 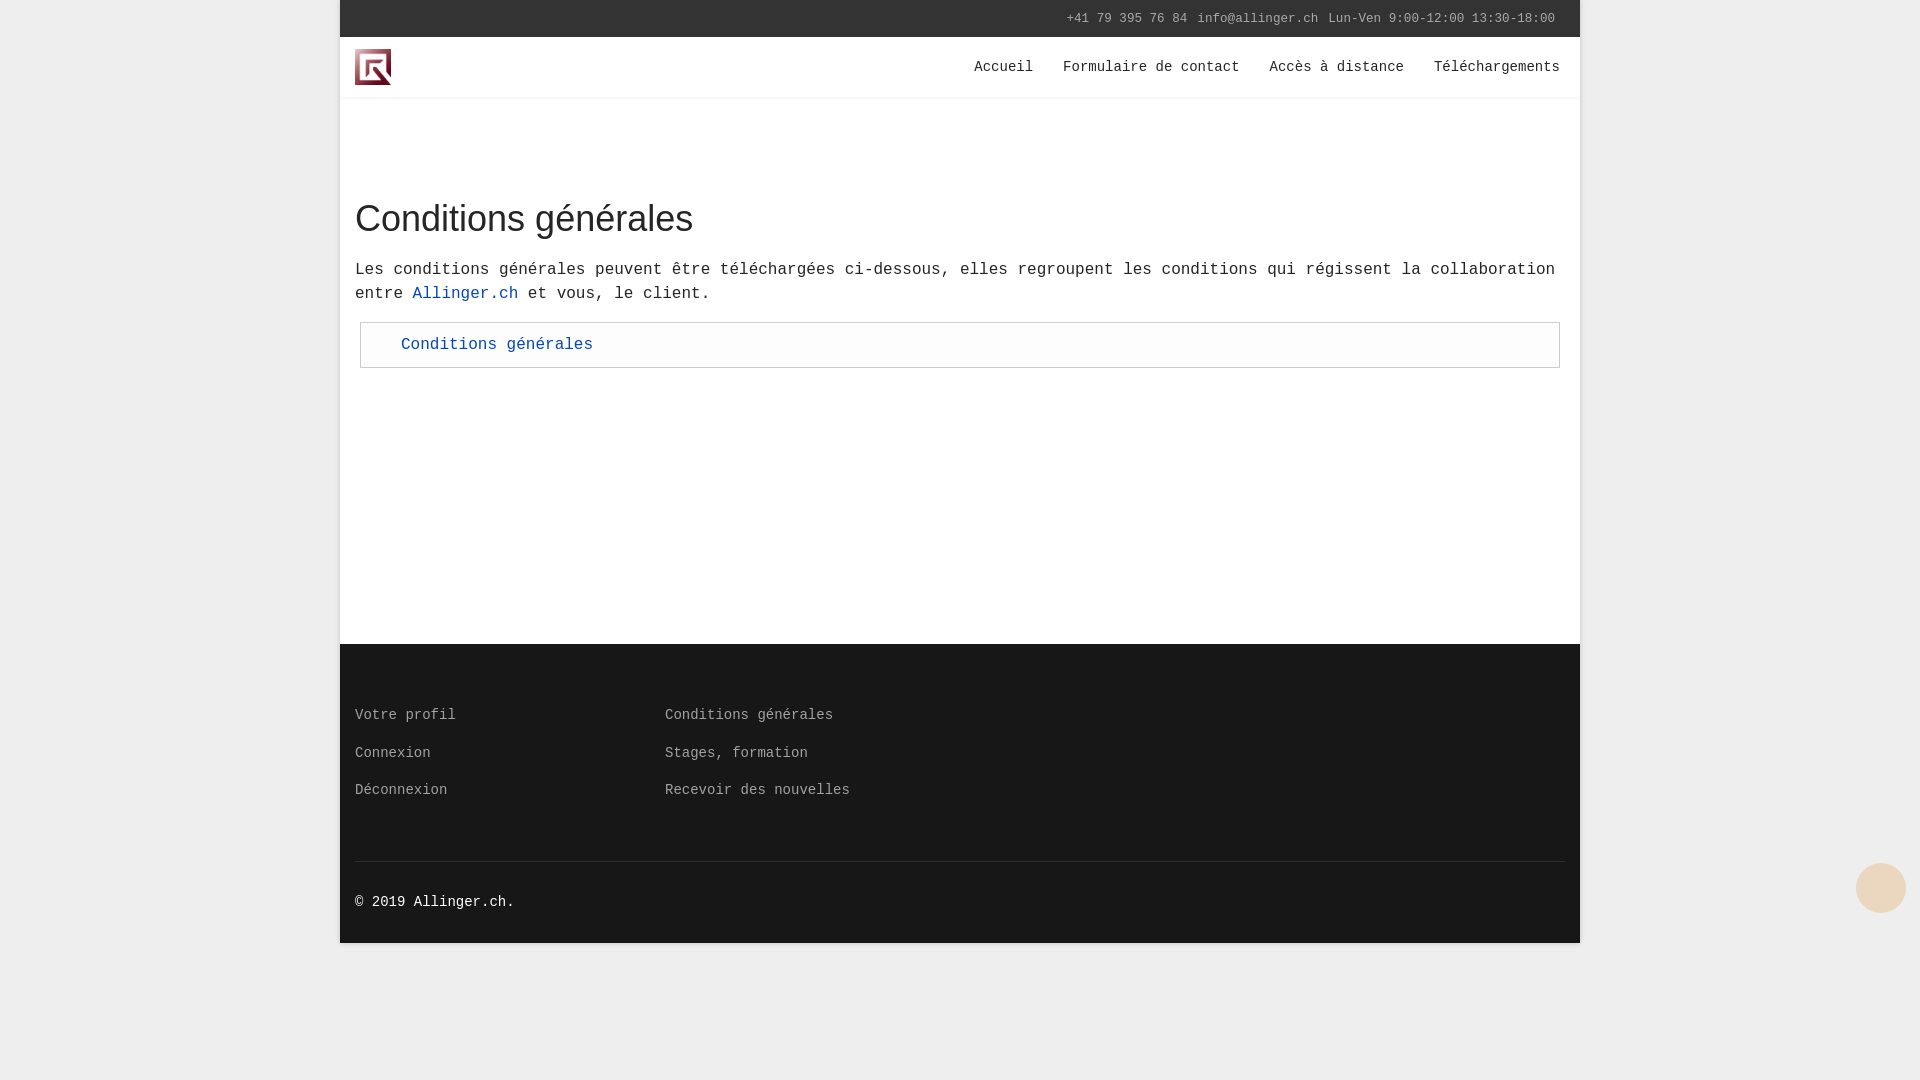 I want to click on 'Formulaire de contact', so click(x=1151, y=65).